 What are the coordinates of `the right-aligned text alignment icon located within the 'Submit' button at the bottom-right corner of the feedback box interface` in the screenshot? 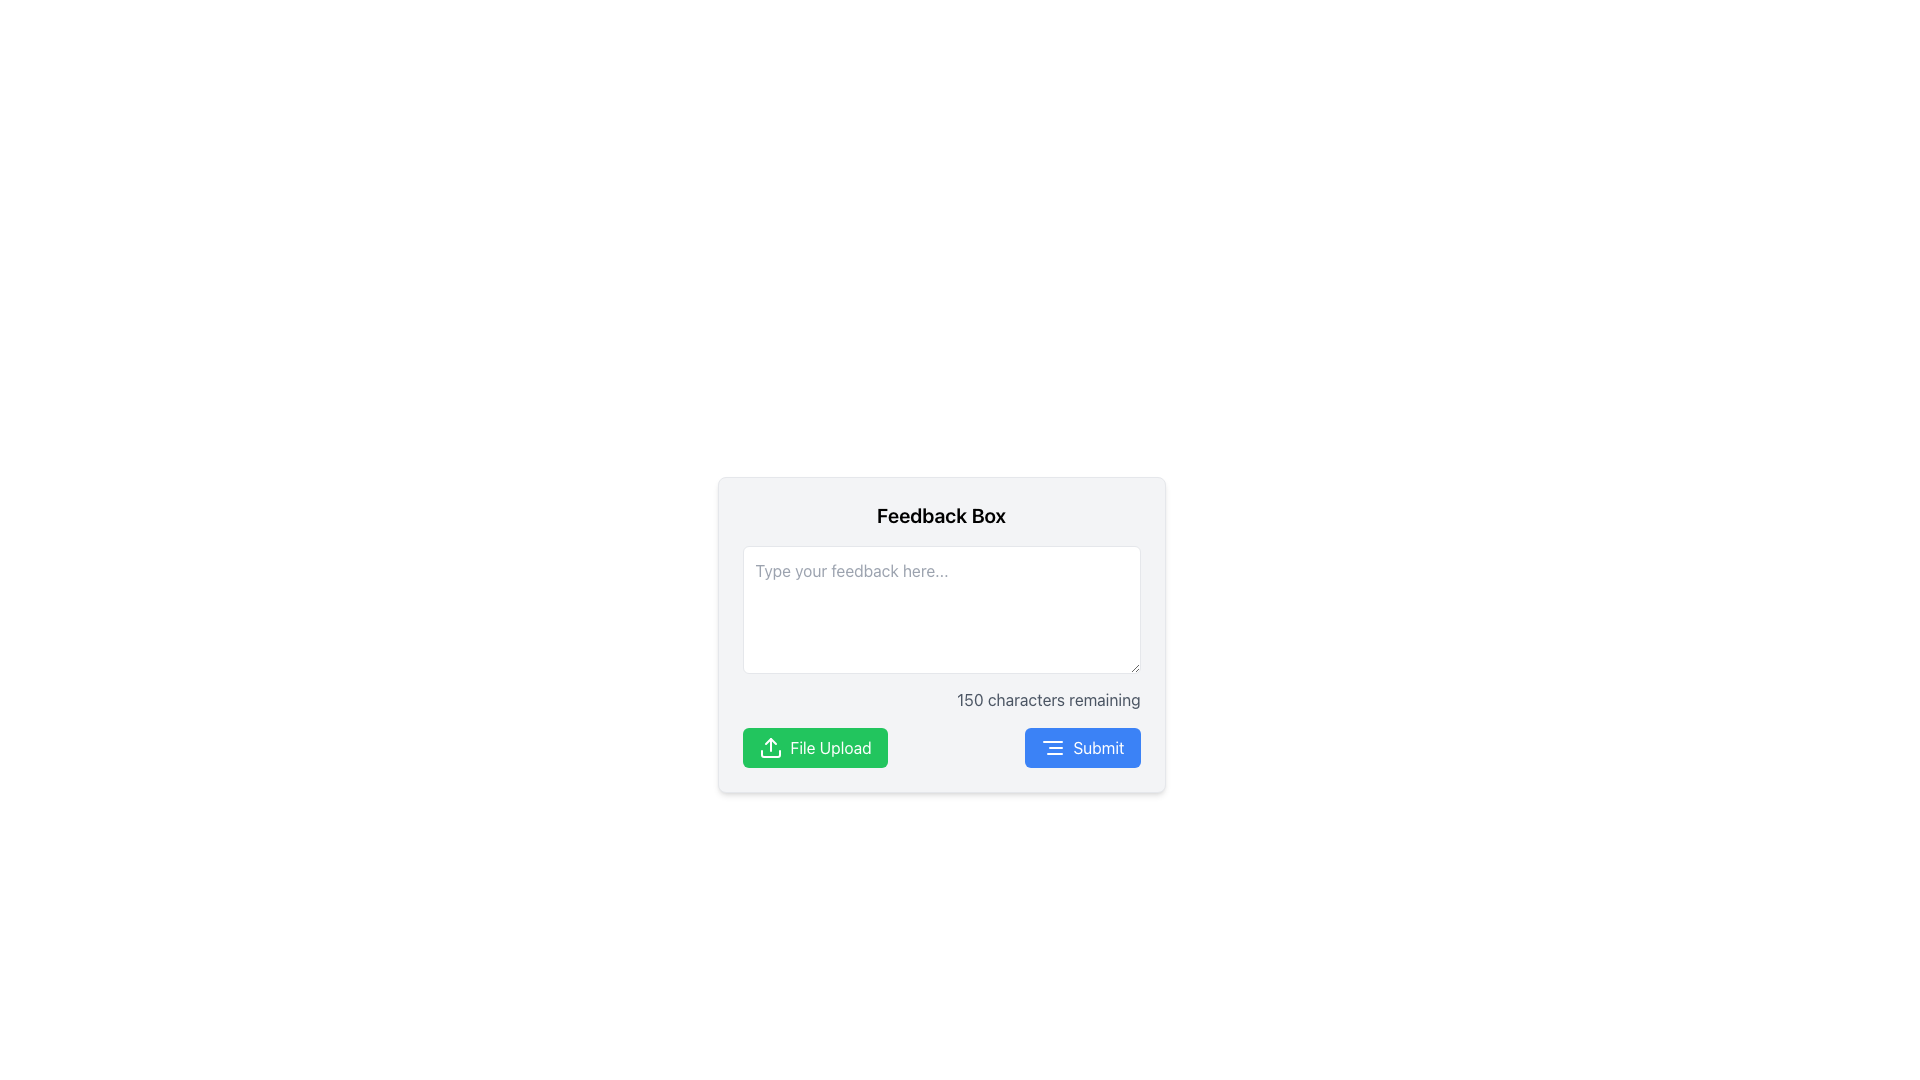 It's located at (1052, 748).